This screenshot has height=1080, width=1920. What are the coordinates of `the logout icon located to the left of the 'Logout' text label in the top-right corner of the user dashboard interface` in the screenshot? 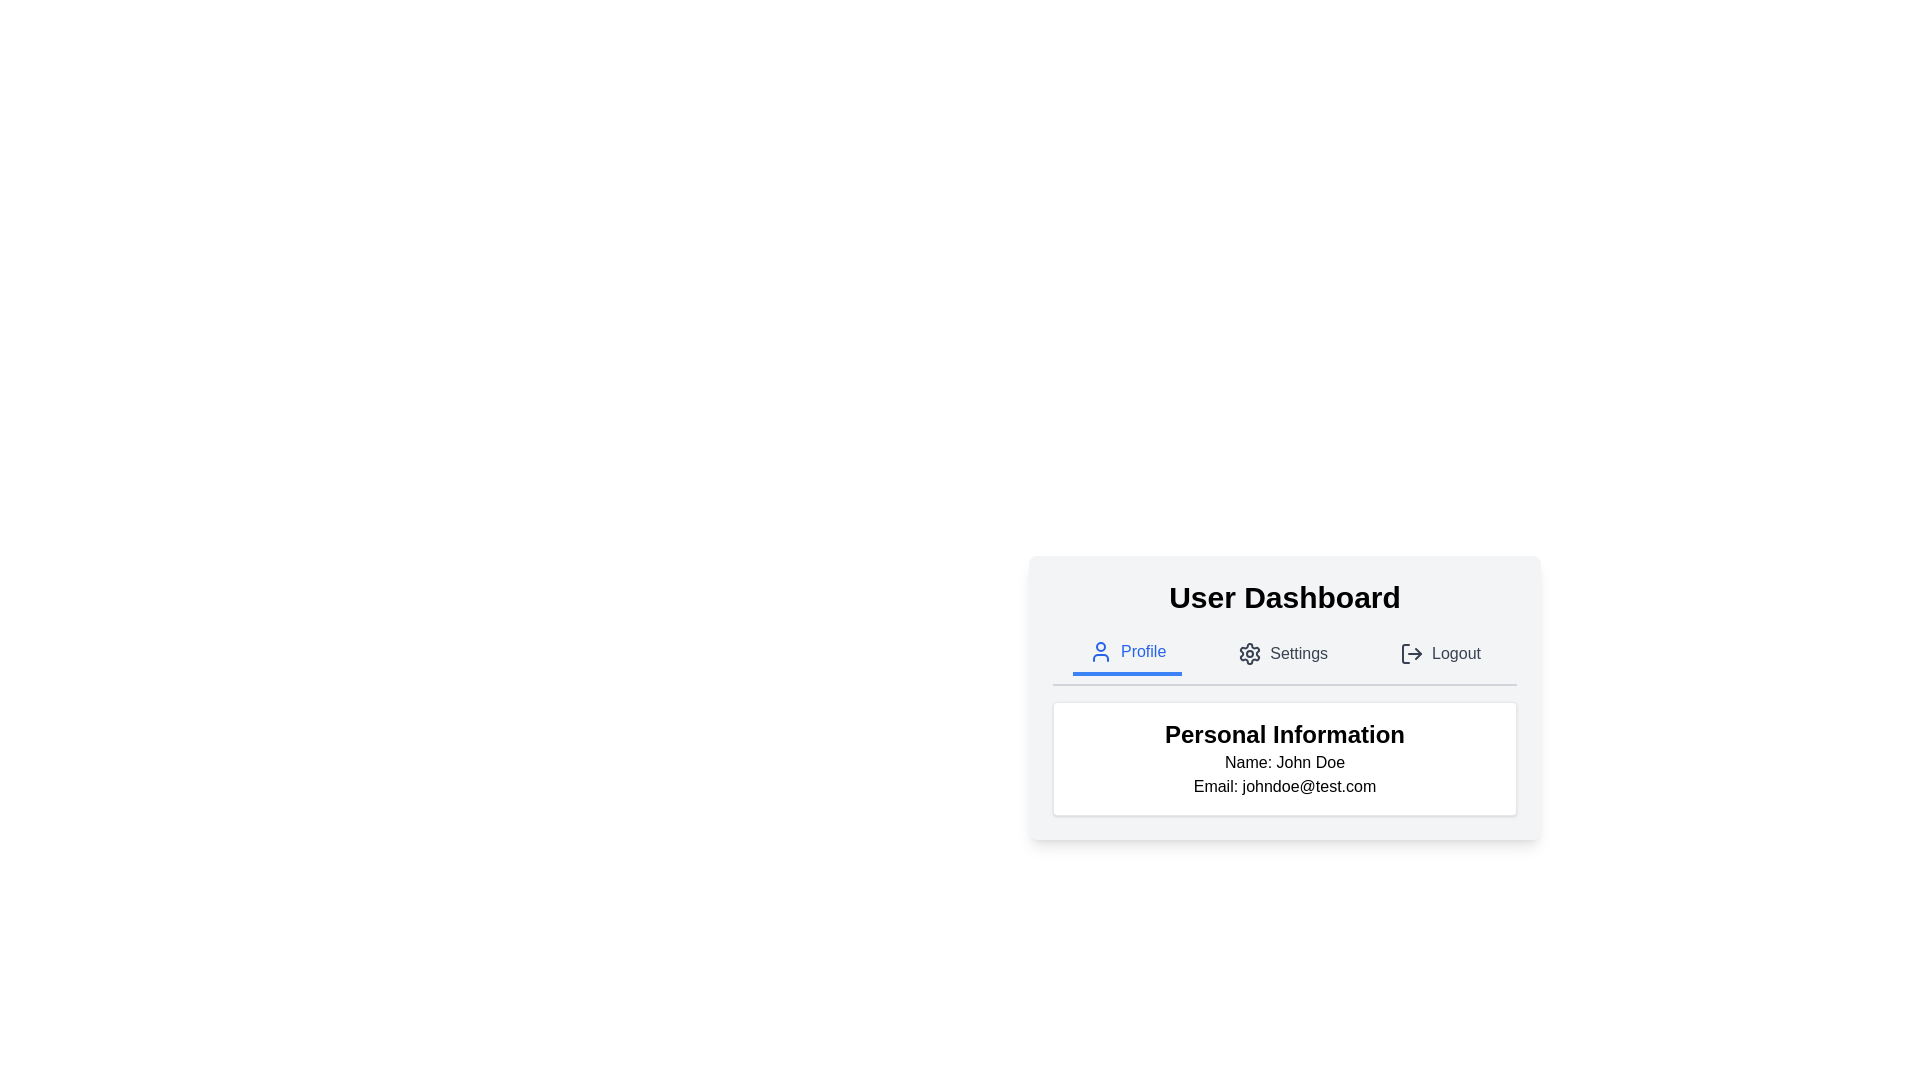 It's located at (1410, 654).